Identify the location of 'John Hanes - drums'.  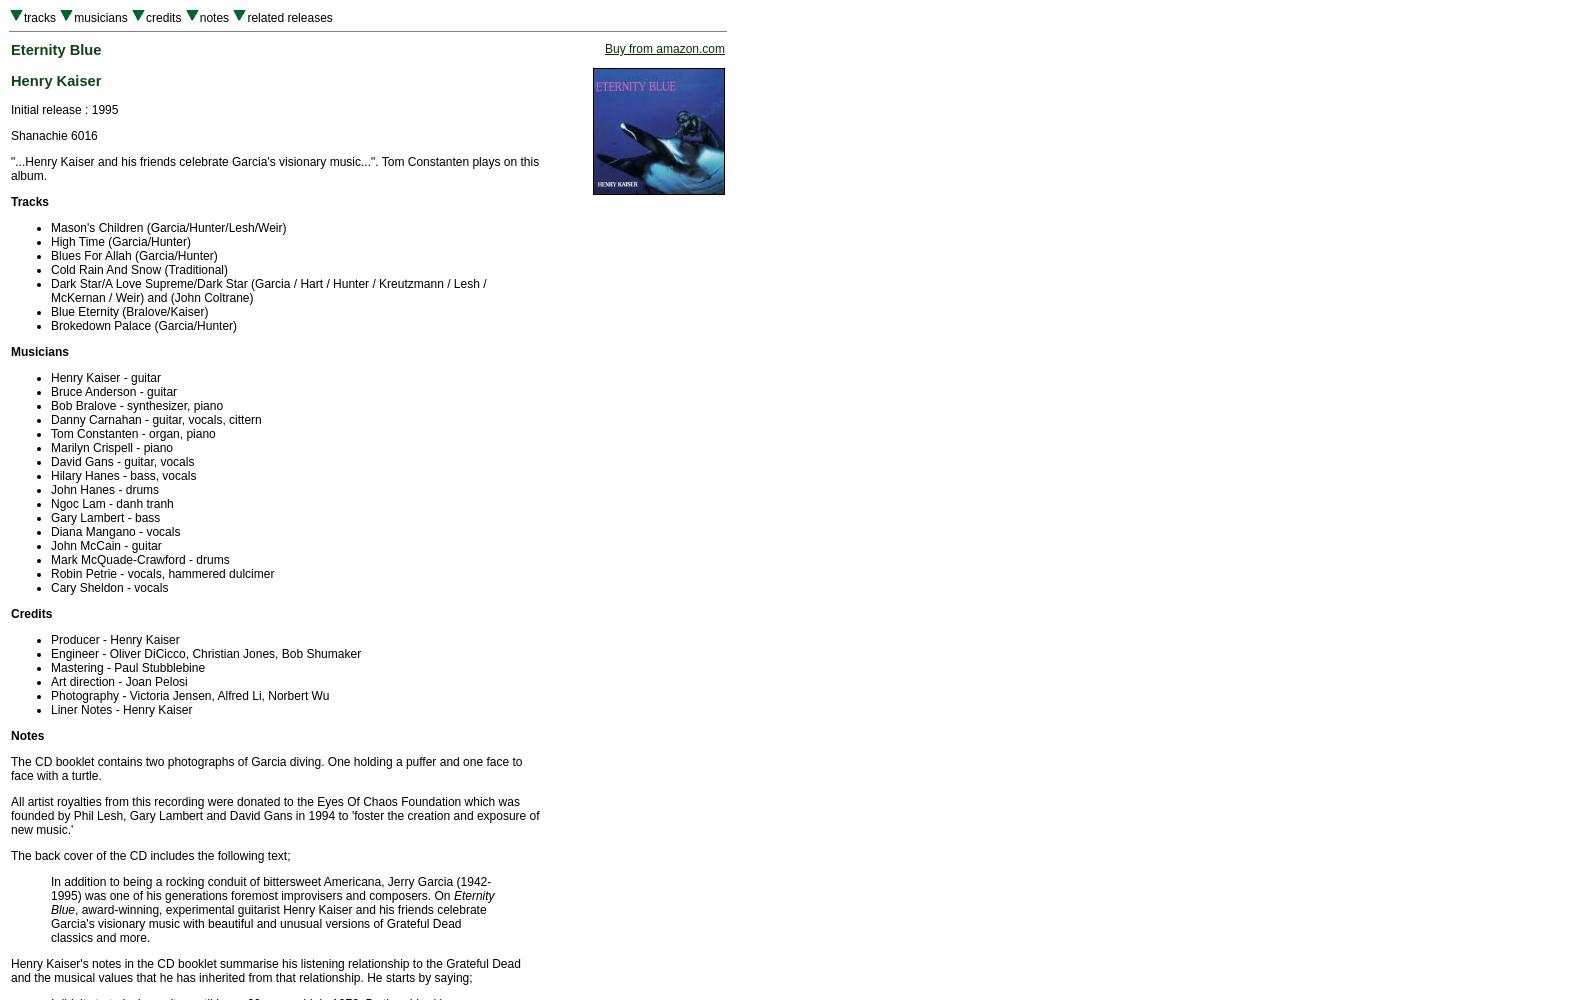
(51, 489).